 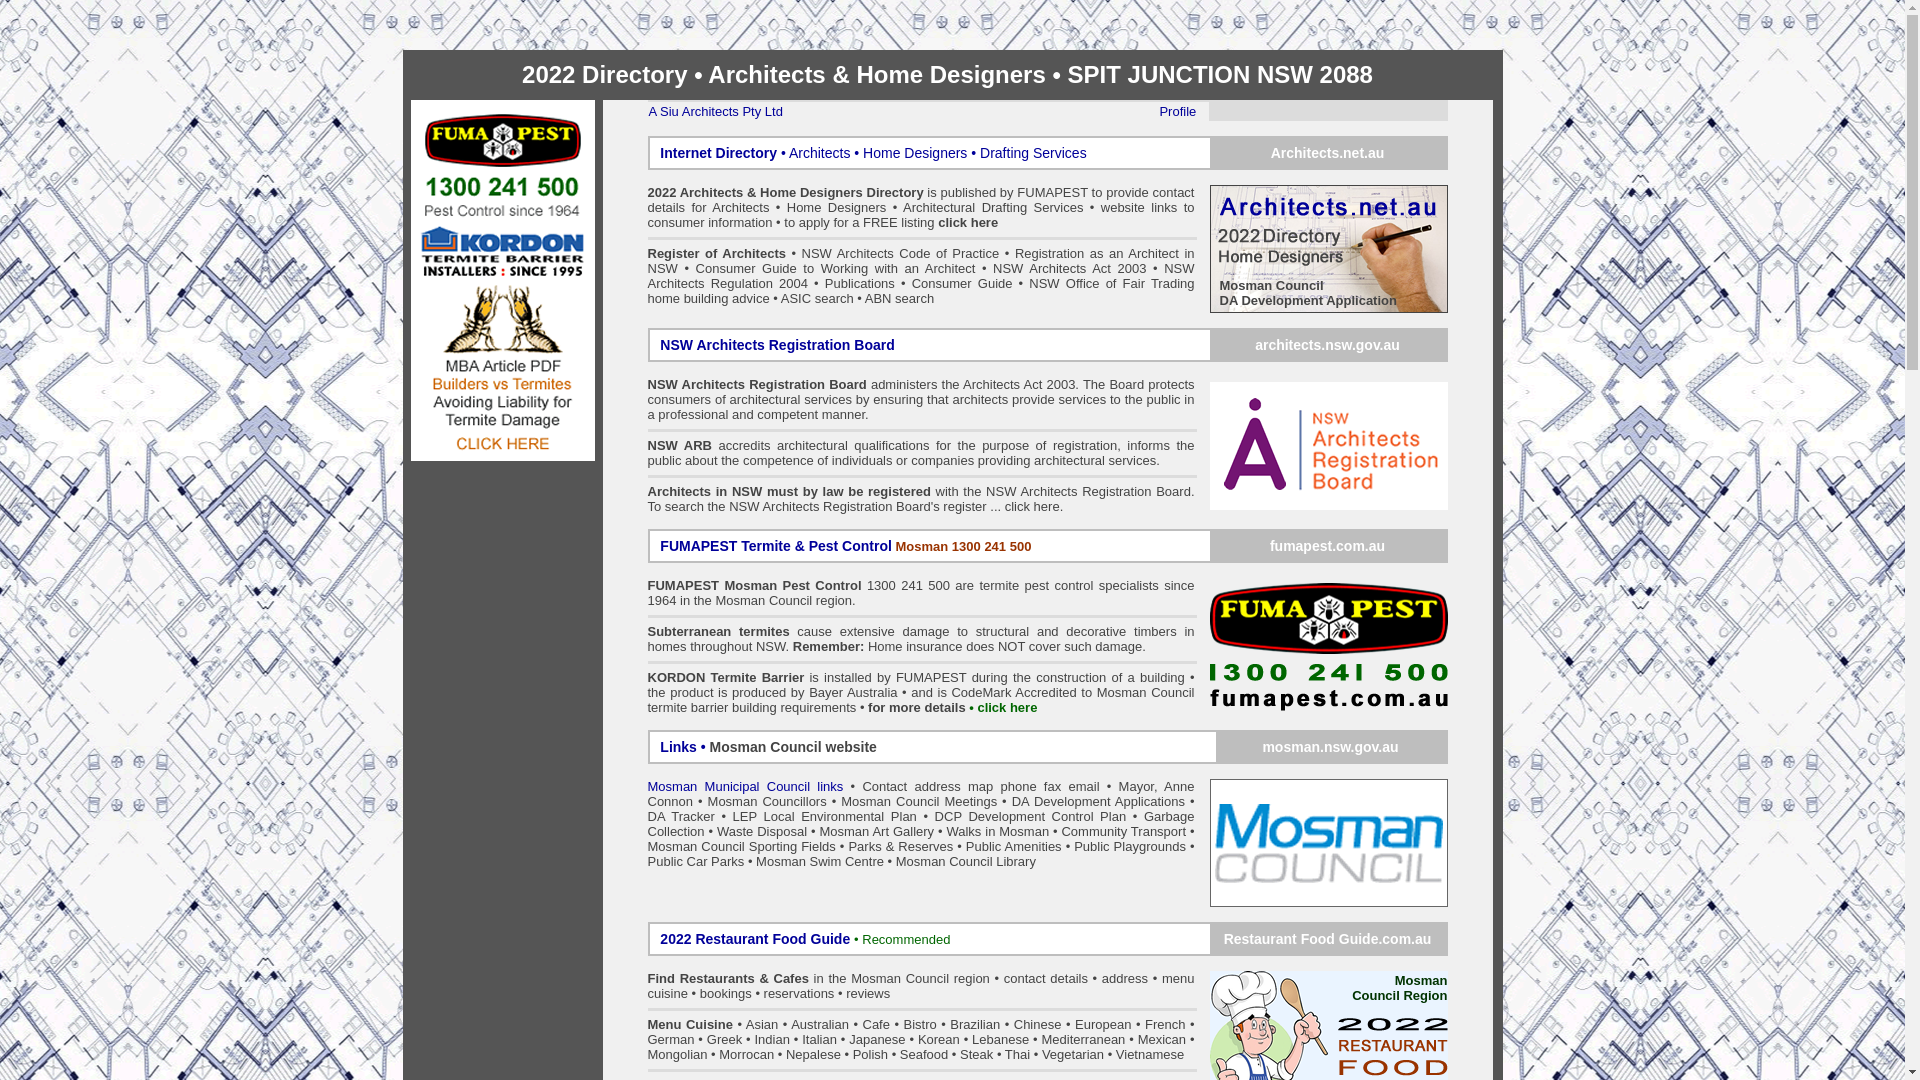 What do you see at coordinates (756, 939) in the screenshot?
I see `'2022 Restaurant Food Guide'` at bounding box center [756, 939].